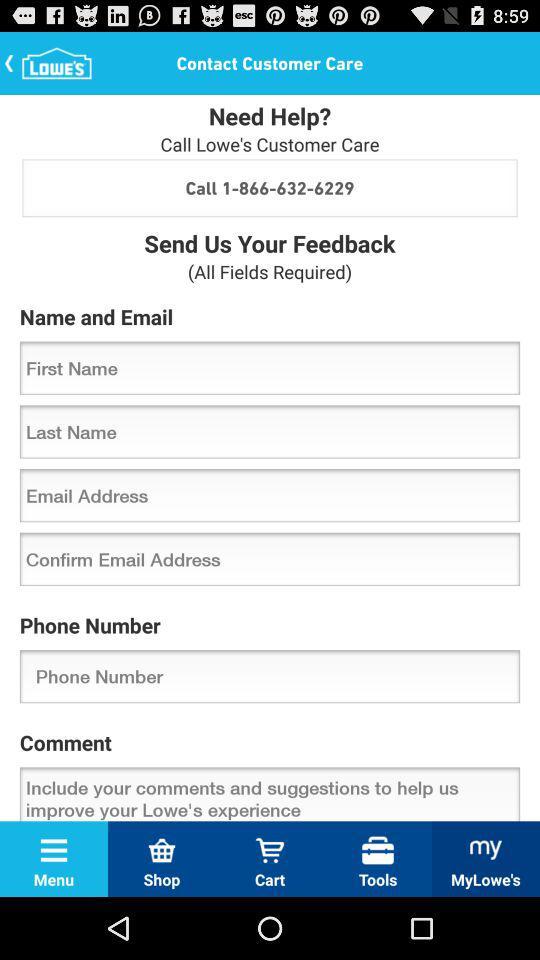  I want to click on the app above phone number, so click(270, 559).